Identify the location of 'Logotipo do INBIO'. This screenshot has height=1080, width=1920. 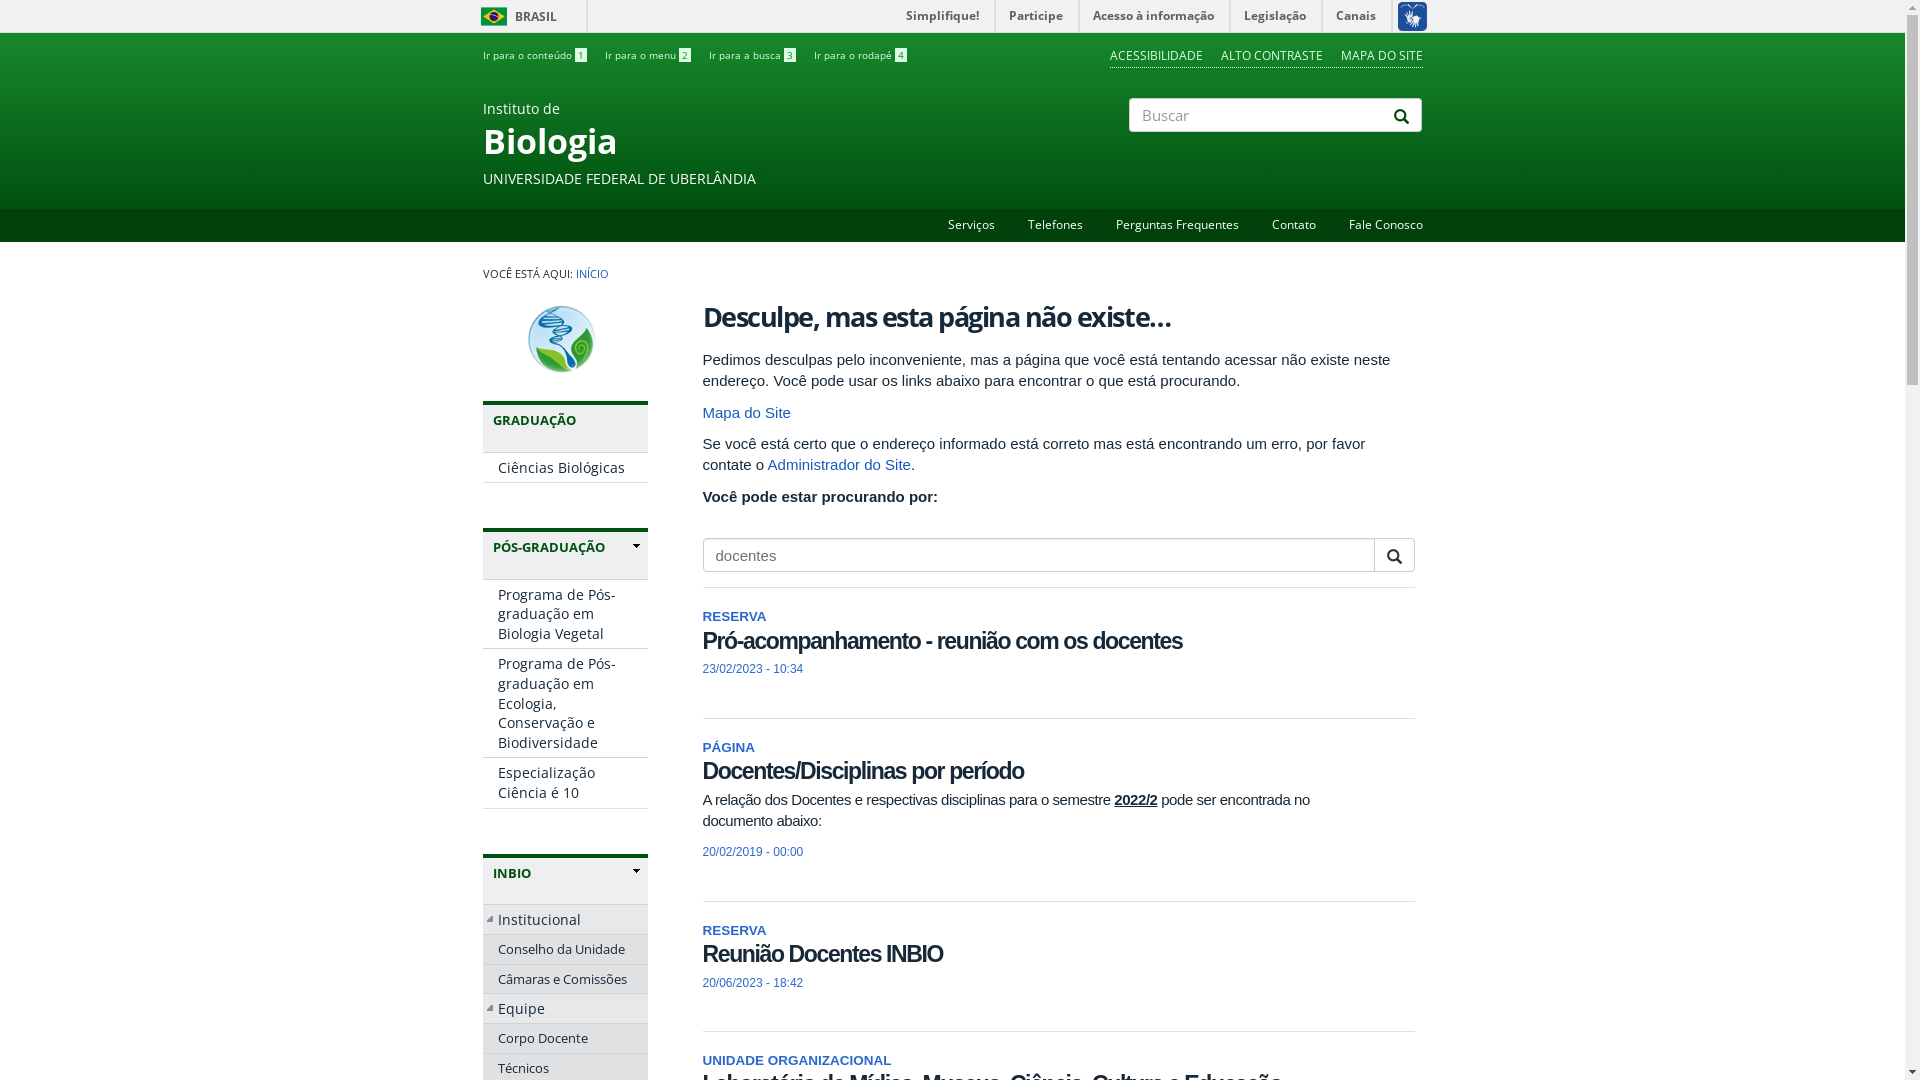
(564, 339).